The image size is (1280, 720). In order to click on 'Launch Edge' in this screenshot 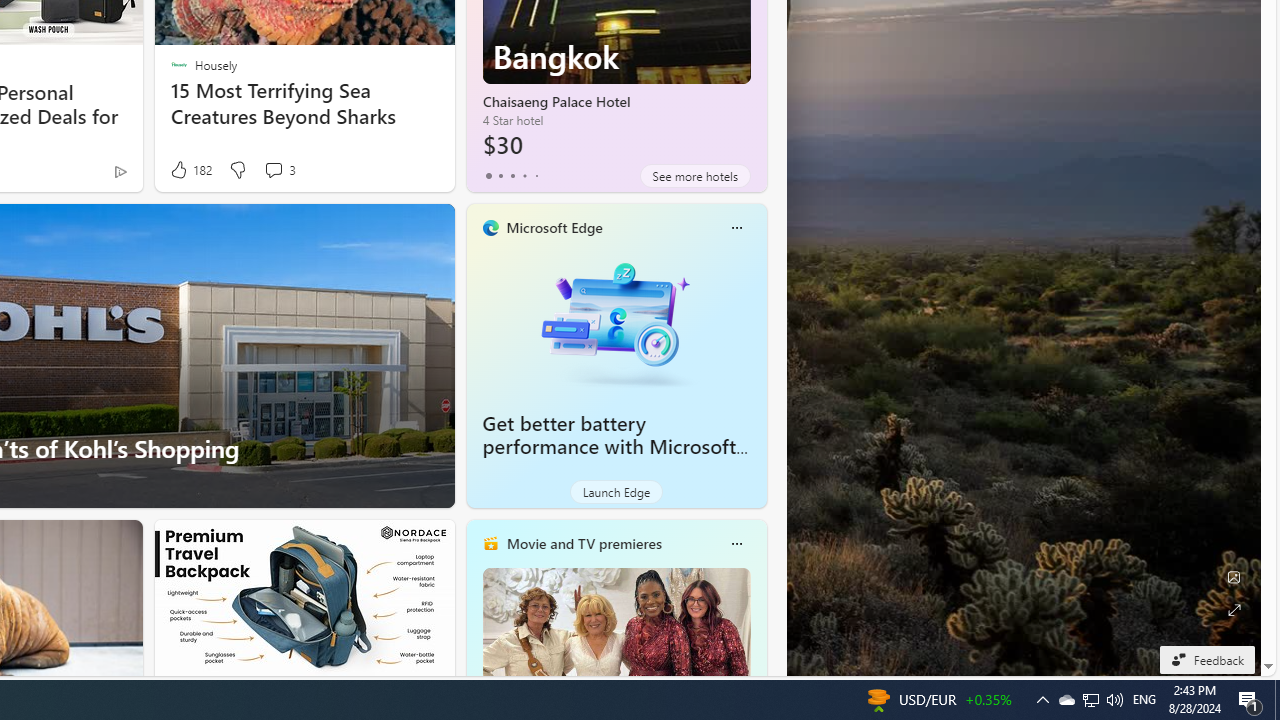, I will do `click(615, 492)`.